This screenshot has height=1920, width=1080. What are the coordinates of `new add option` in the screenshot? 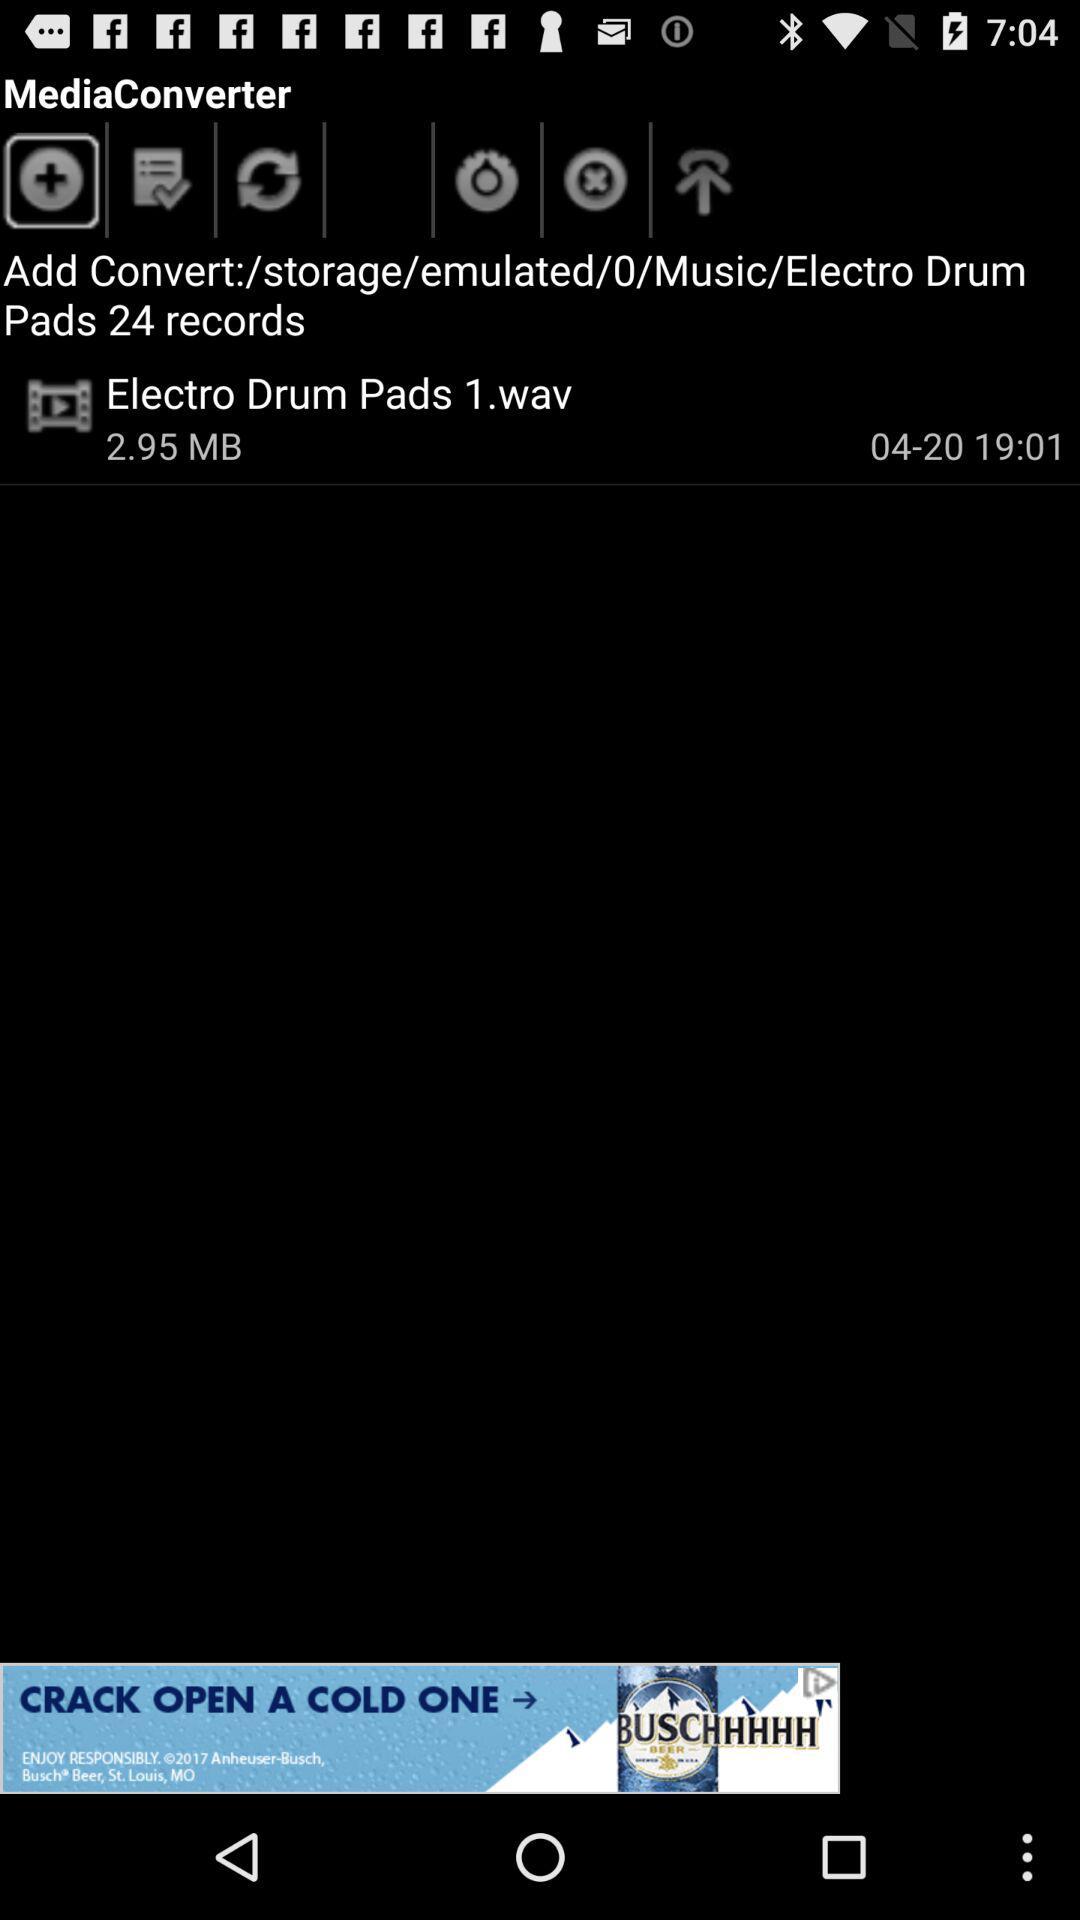 It's located at (51, 185).